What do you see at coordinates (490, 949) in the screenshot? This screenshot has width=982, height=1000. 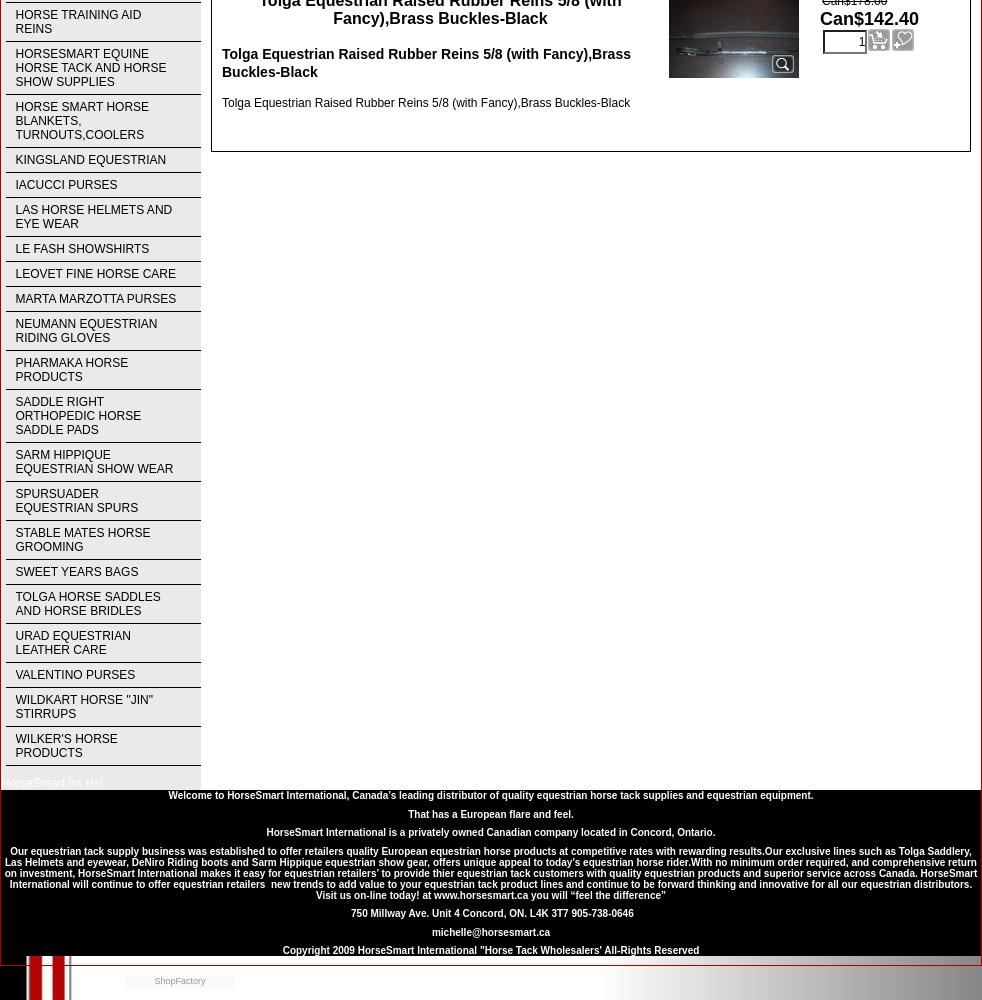 I see `'Copyright 2009 HorseSmart International "Horse Tack Wholesalers' All-Rights Reserved'` at bounding box center [490, 949].